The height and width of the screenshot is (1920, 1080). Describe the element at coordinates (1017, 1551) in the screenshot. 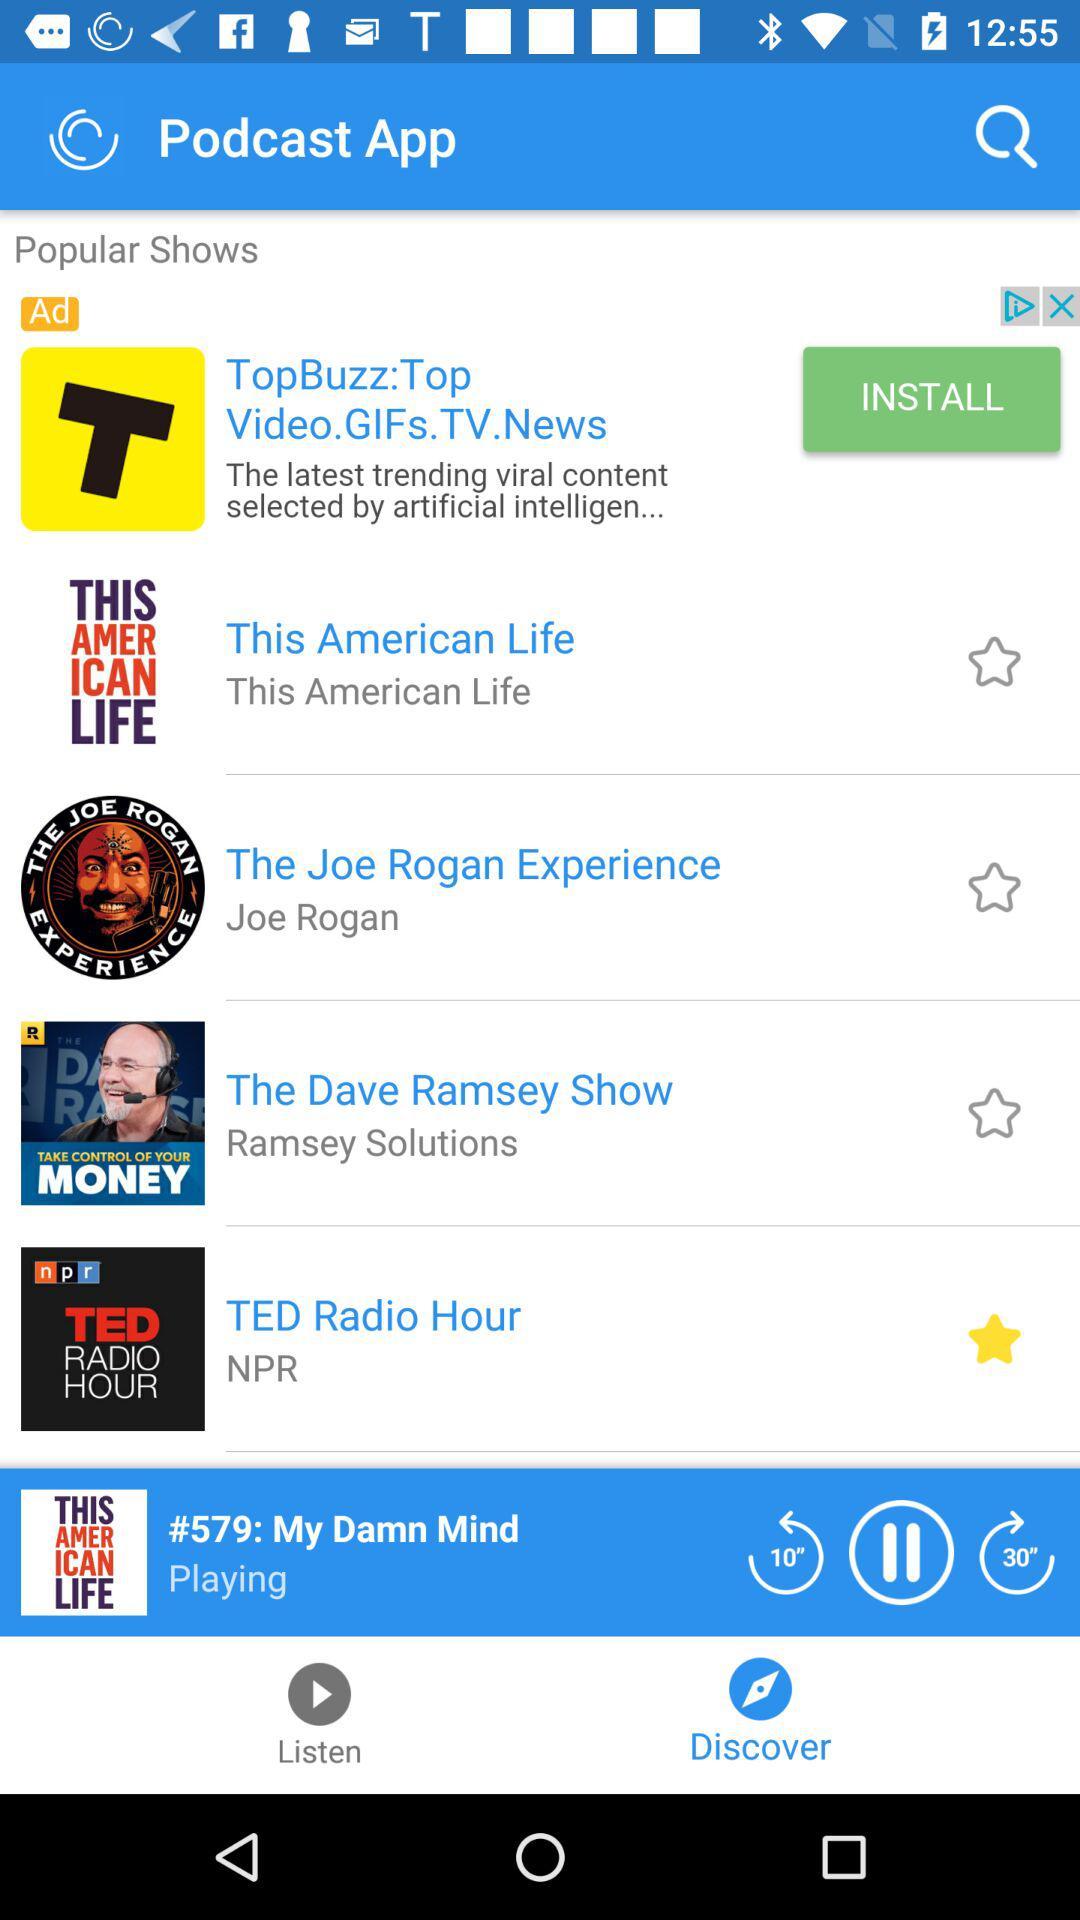

I see `the av_forward icon` at that location.